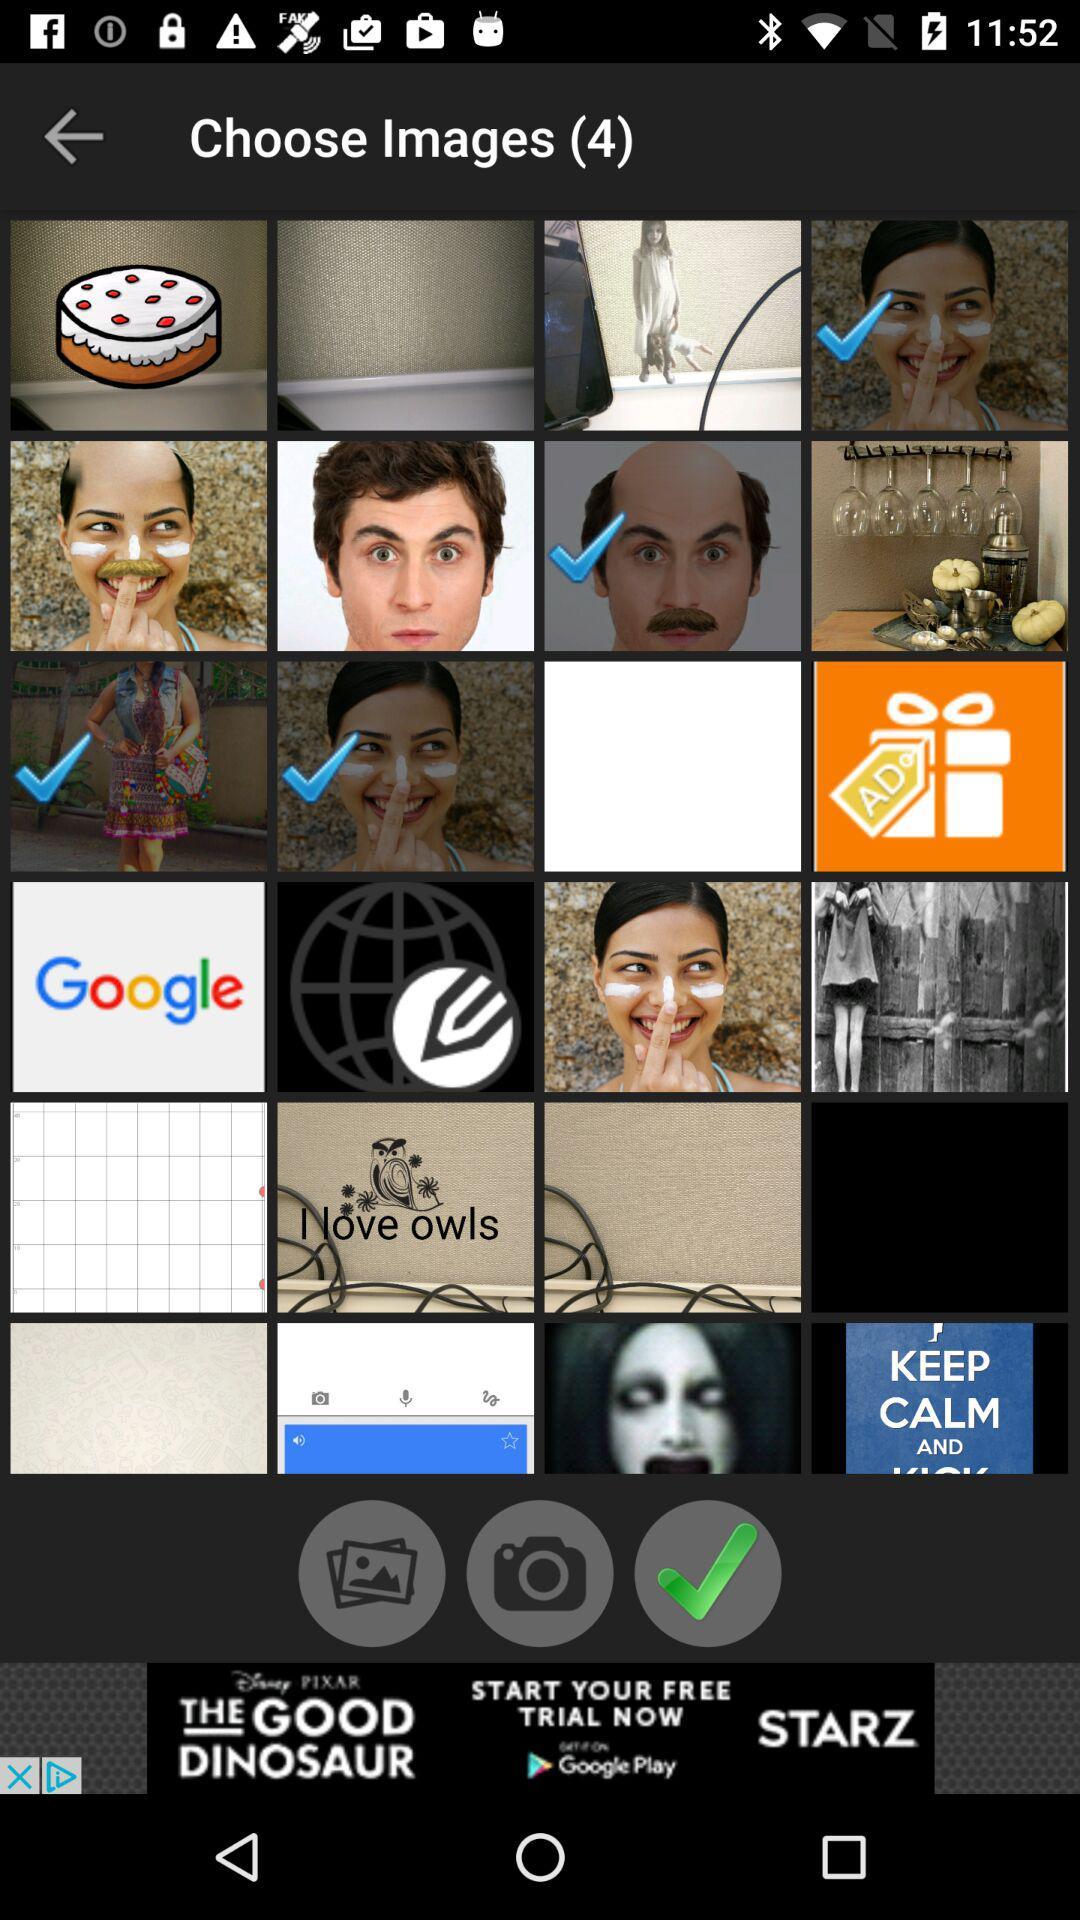 This screenshot has width=1080, height=1920. Describe the element at coordinates (72, 135) in the screenshot. I see `go back` at that location.